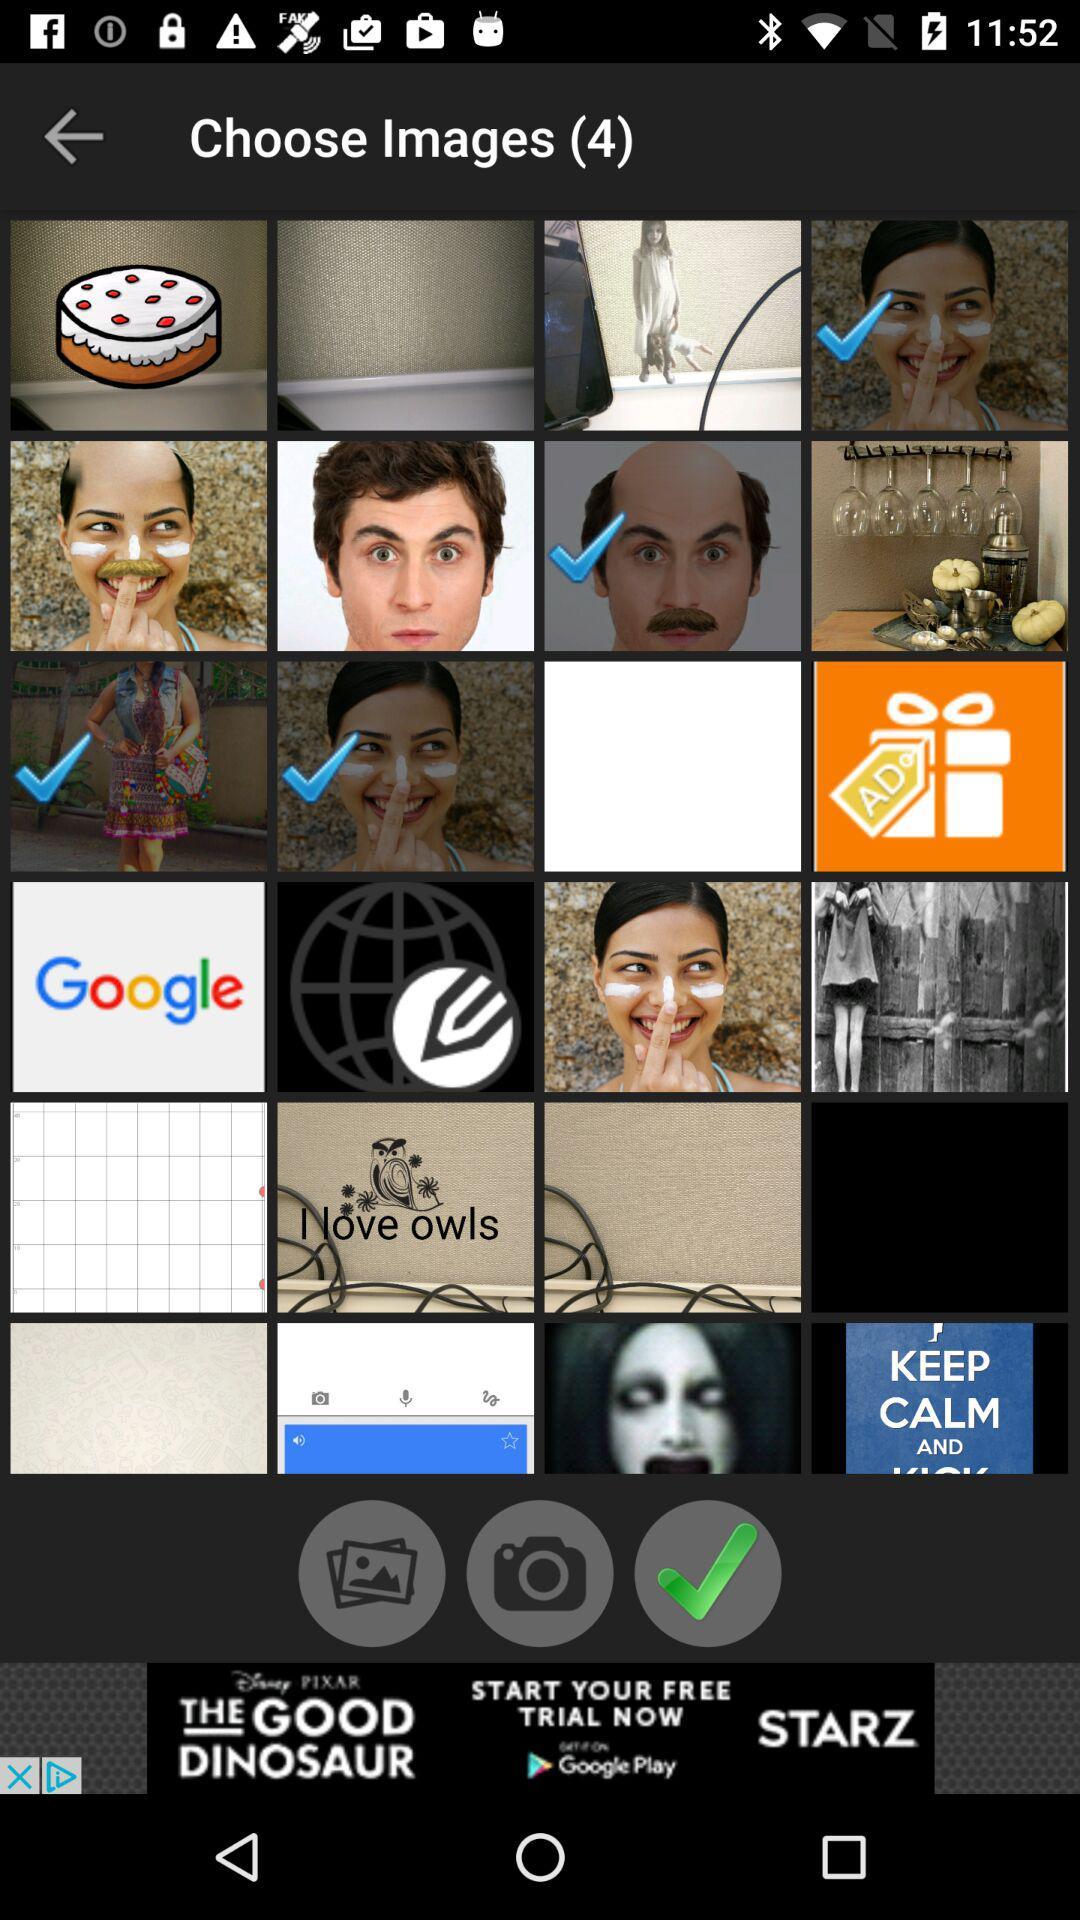 This screenshot has width=1080, height=1920. Describe the element at coordinates (72, 135) in the screenshot. I see `go back` at that location.